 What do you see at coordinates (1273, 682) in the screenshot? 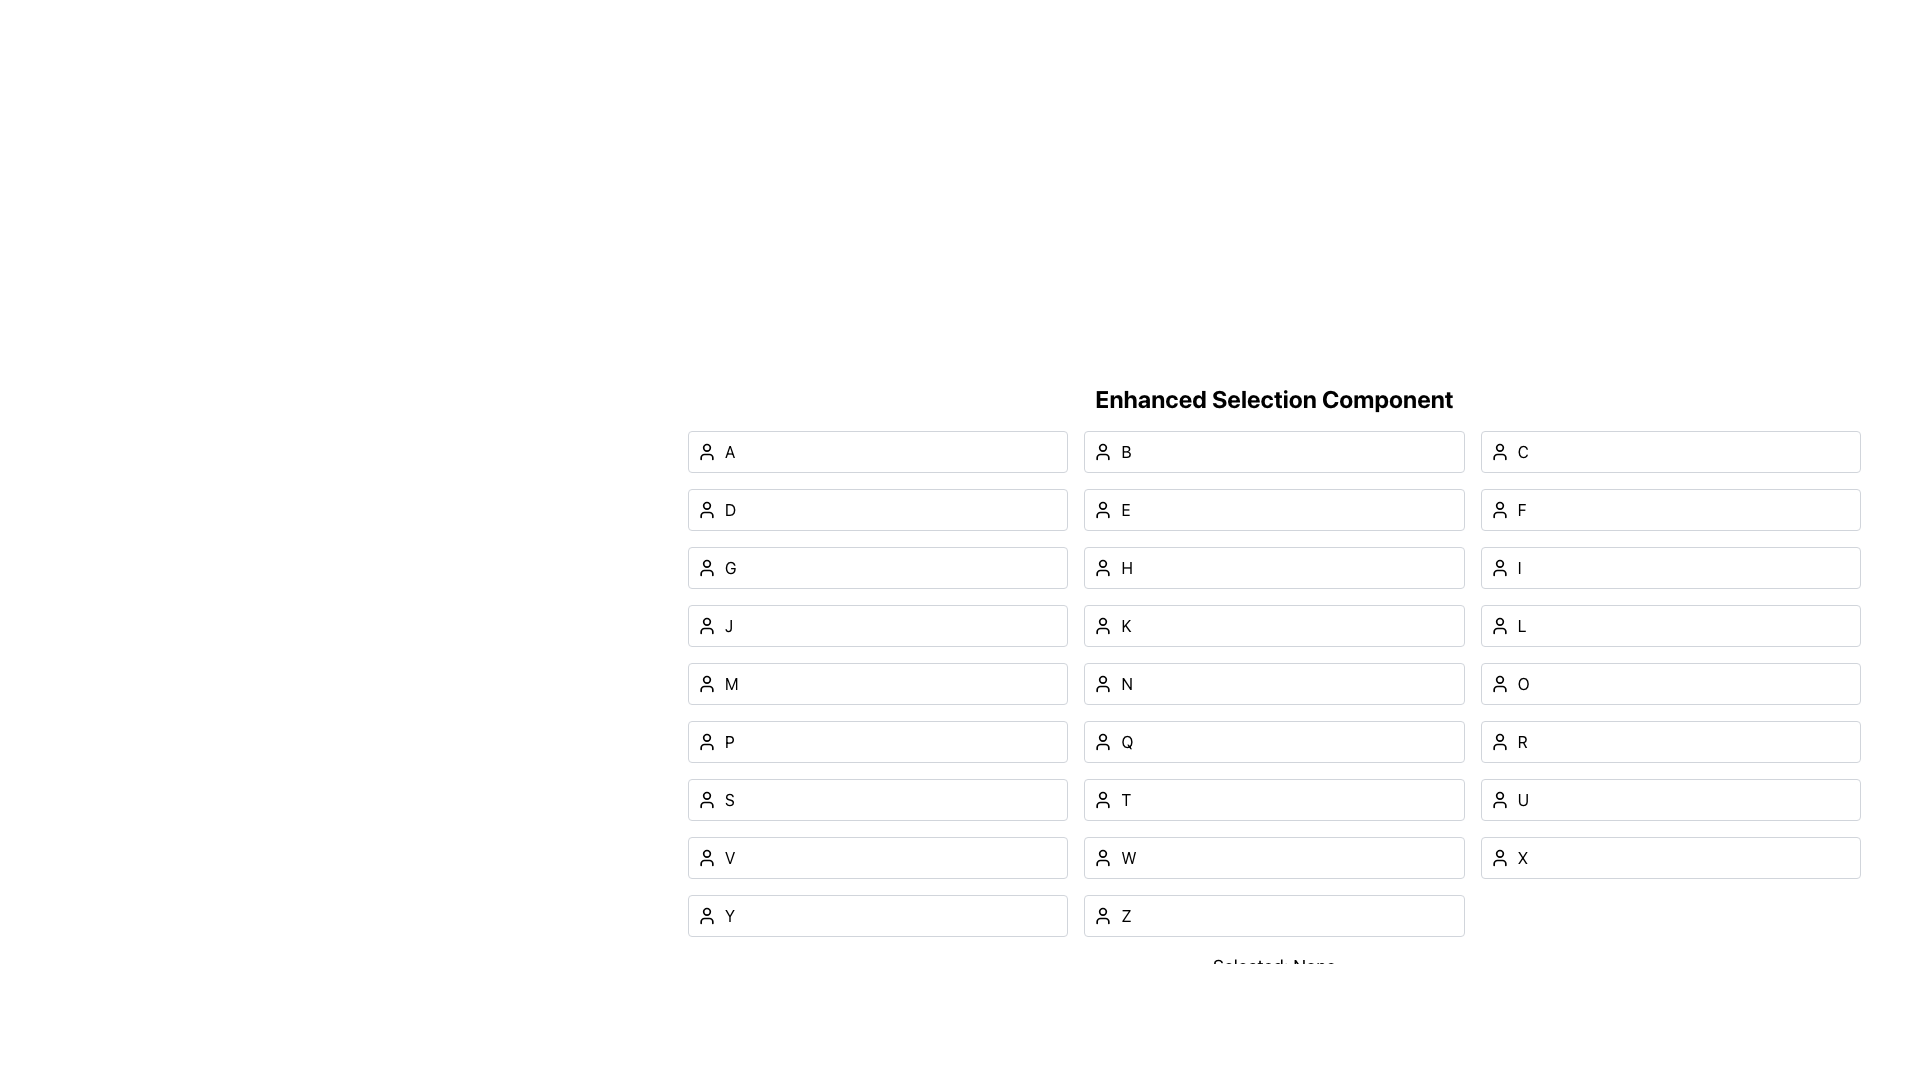
I see `the selectable button-like element representing the letter 'N' located in the ninth row and second column of the grid layout` at bounding box center [1273, 682].